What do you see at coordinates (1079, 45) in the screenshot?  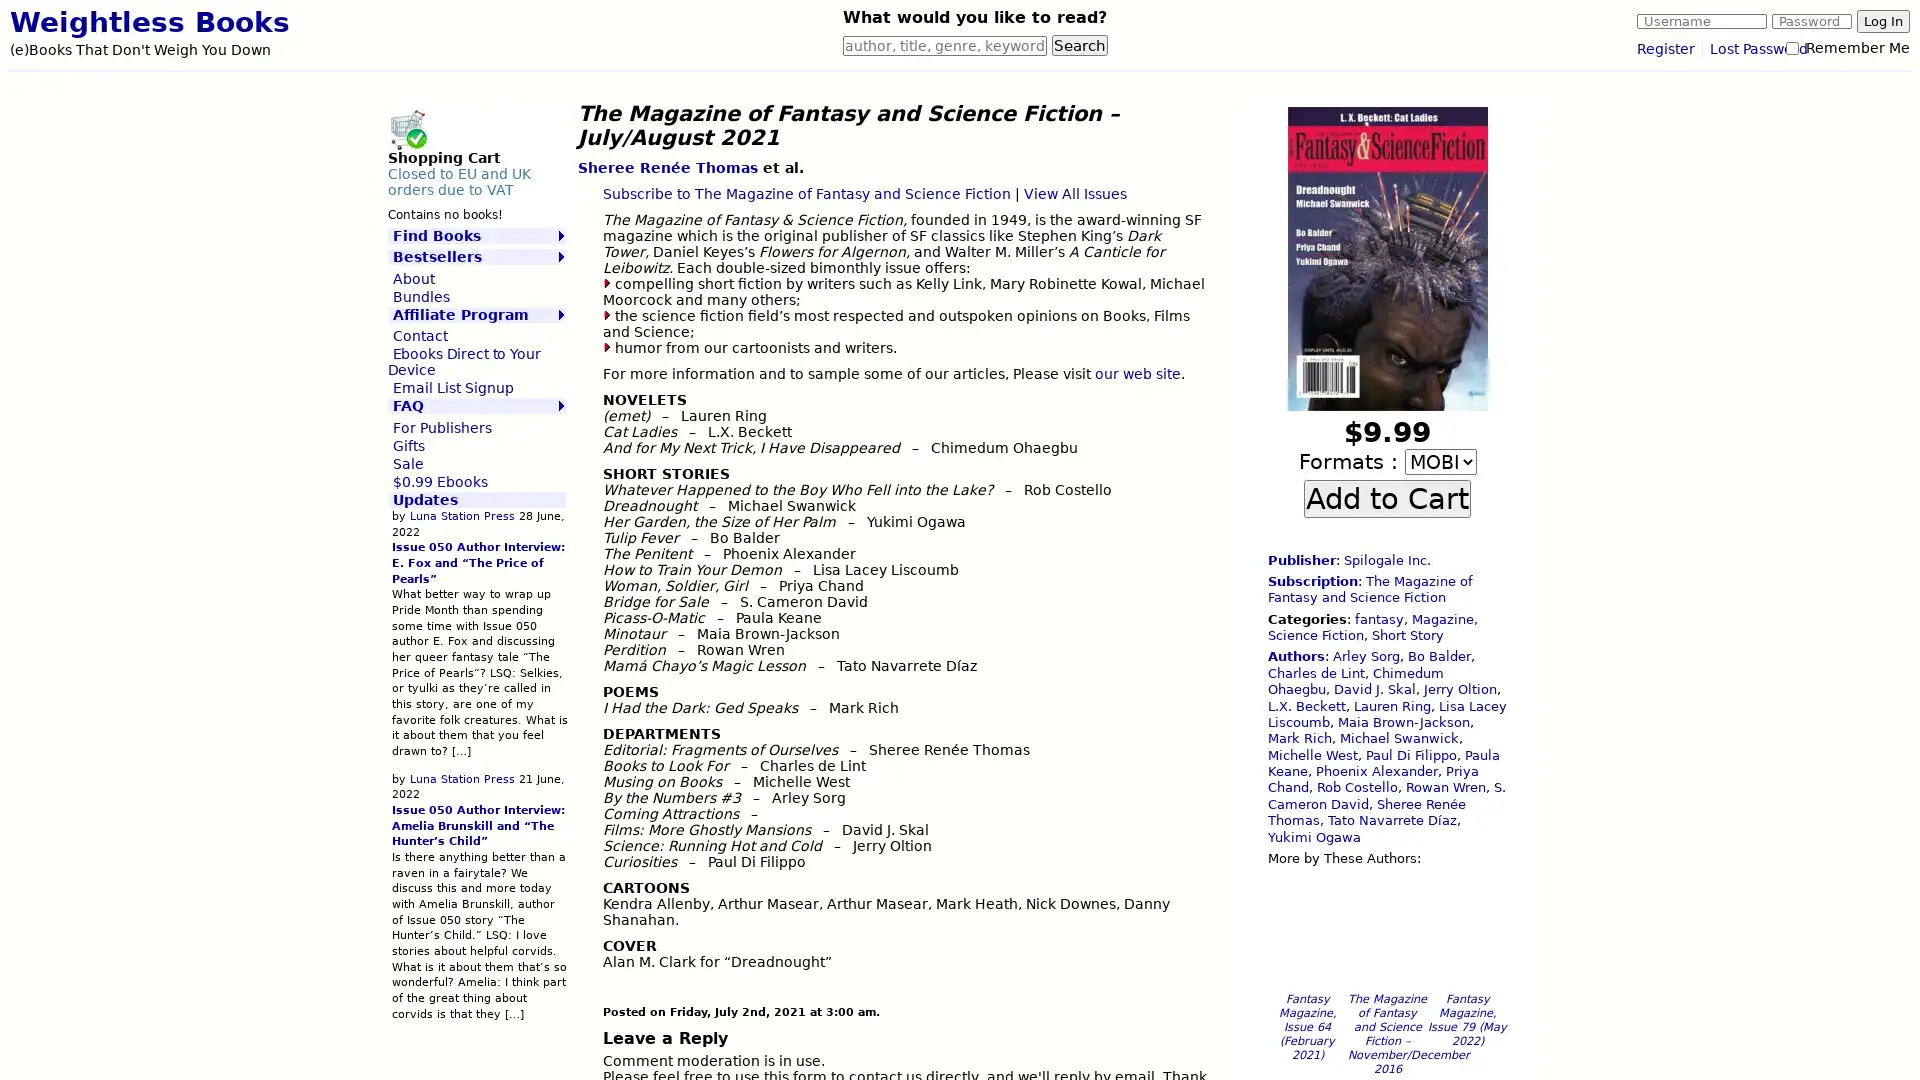 I see `Search` at bounding box center [1079, 45].